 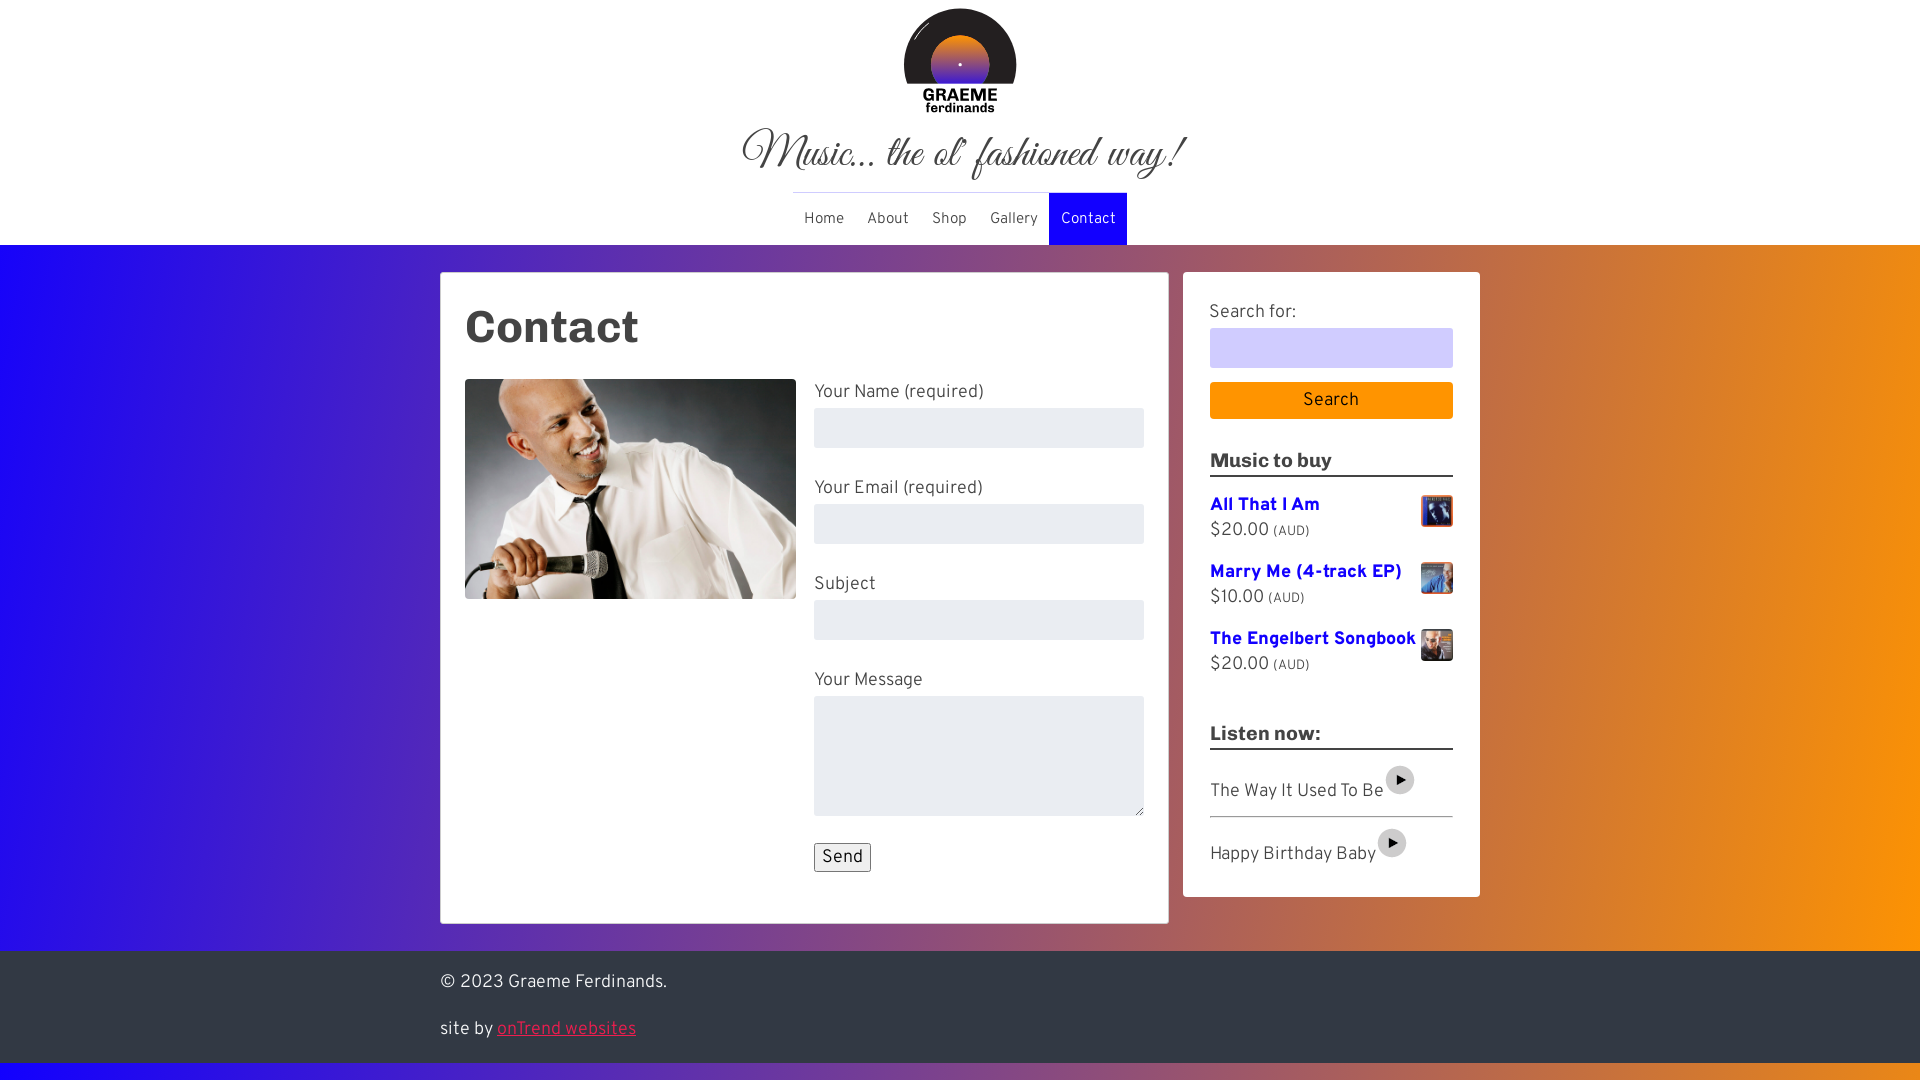 I want to click on 'onTrend websites', so click(x=497, y=1029).